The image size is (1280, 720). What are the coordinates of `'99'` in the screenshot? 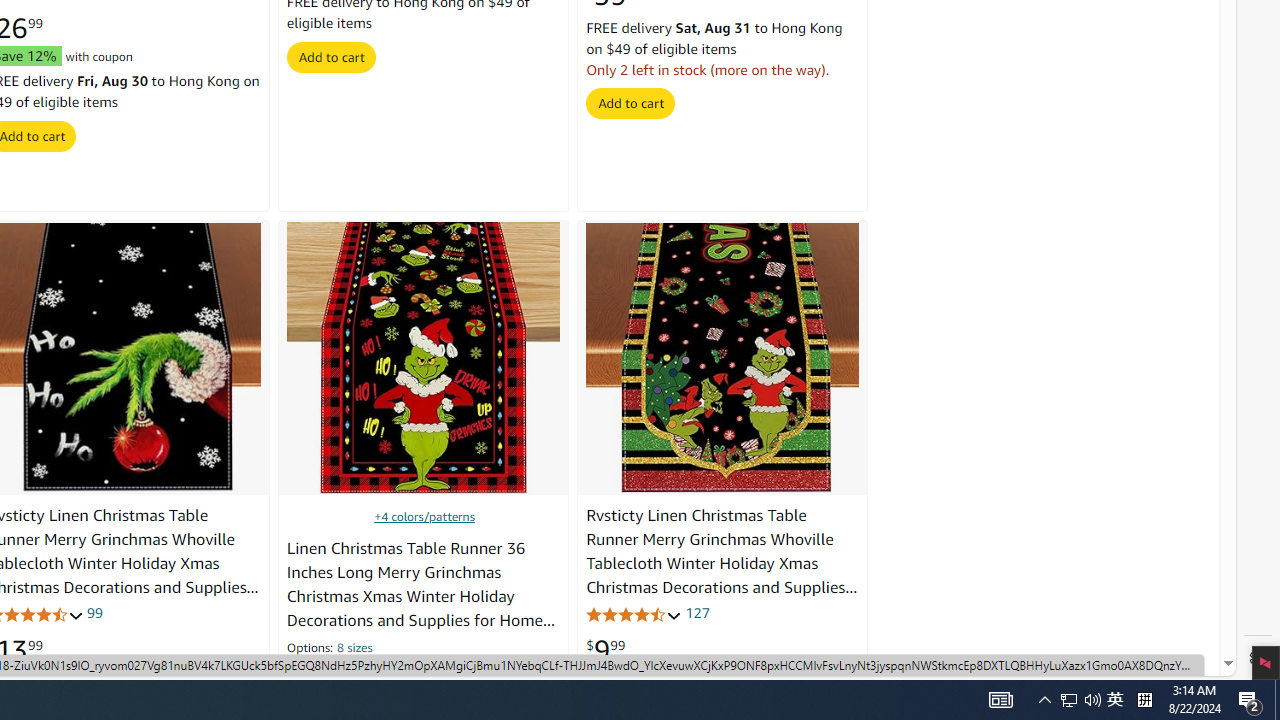 It's located at (93, 611).